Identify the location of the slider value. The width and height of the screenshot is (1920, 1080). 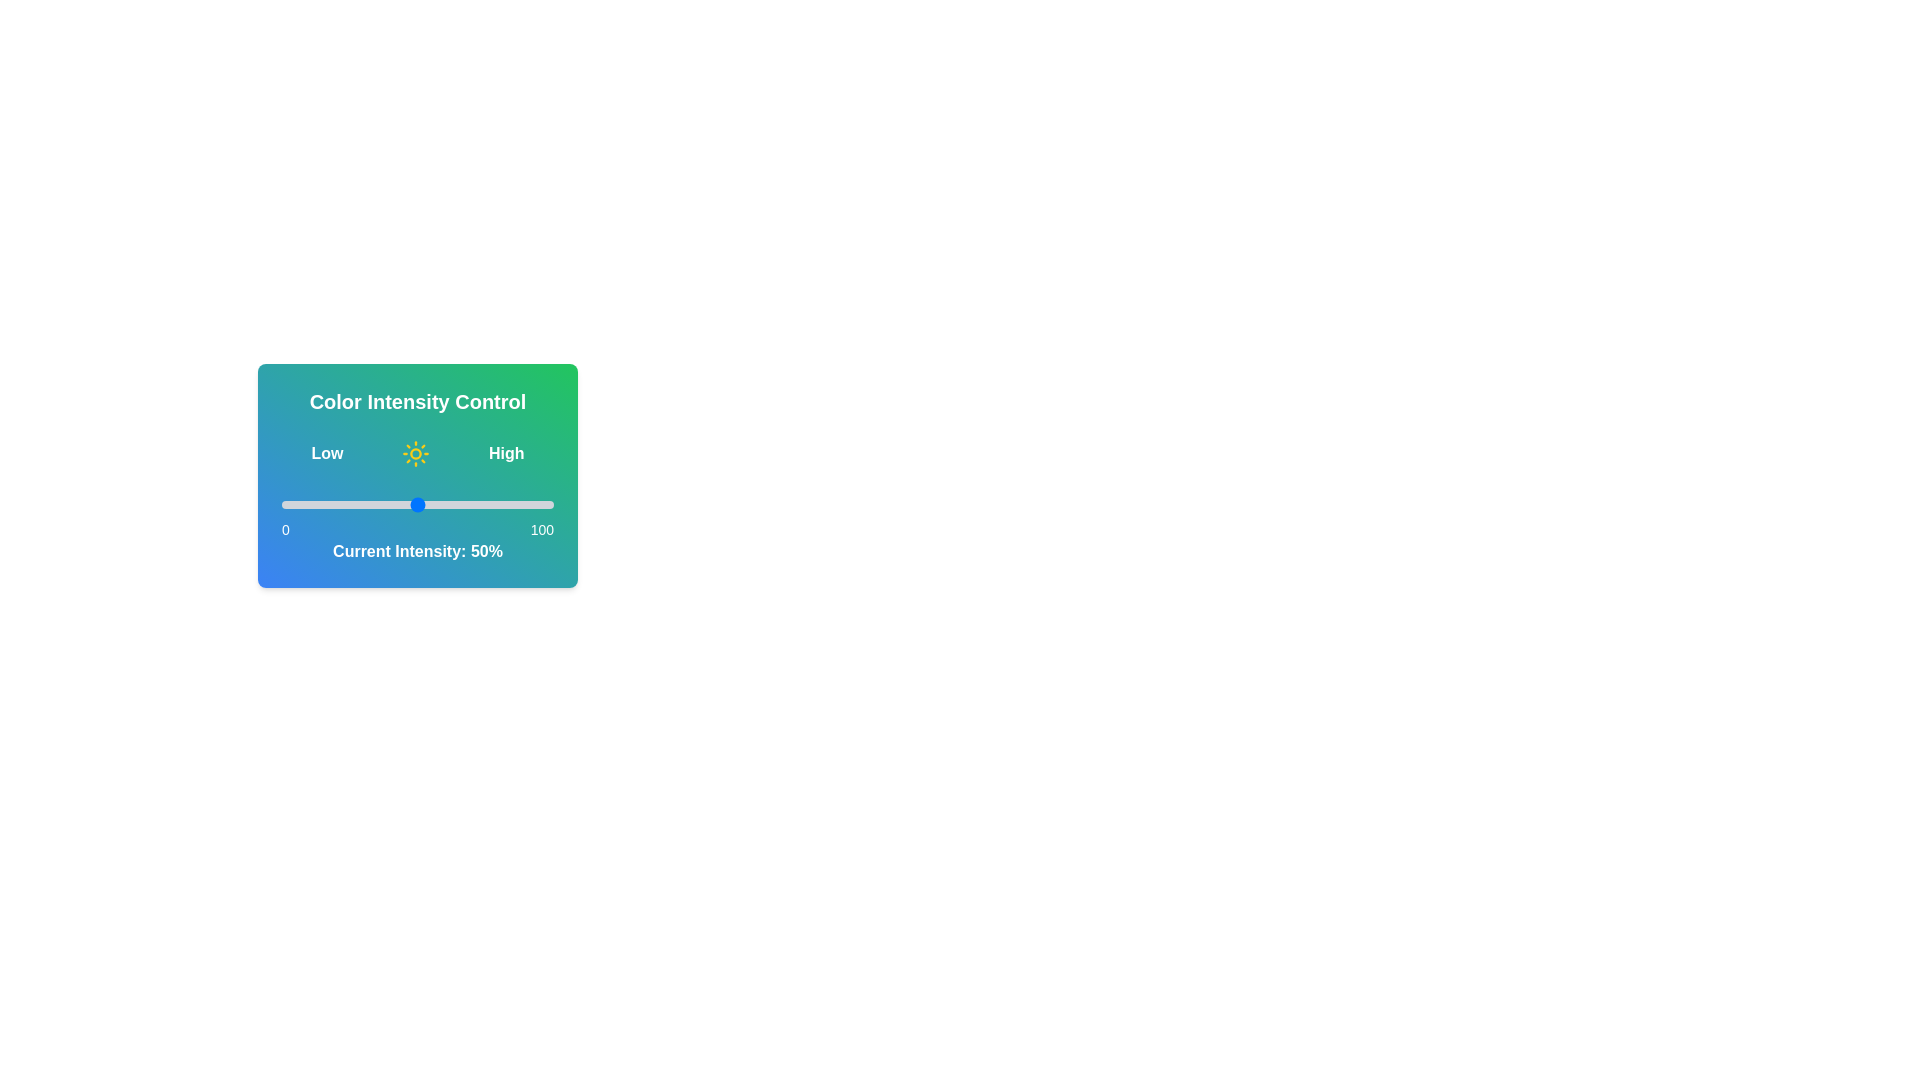
(425, 504).